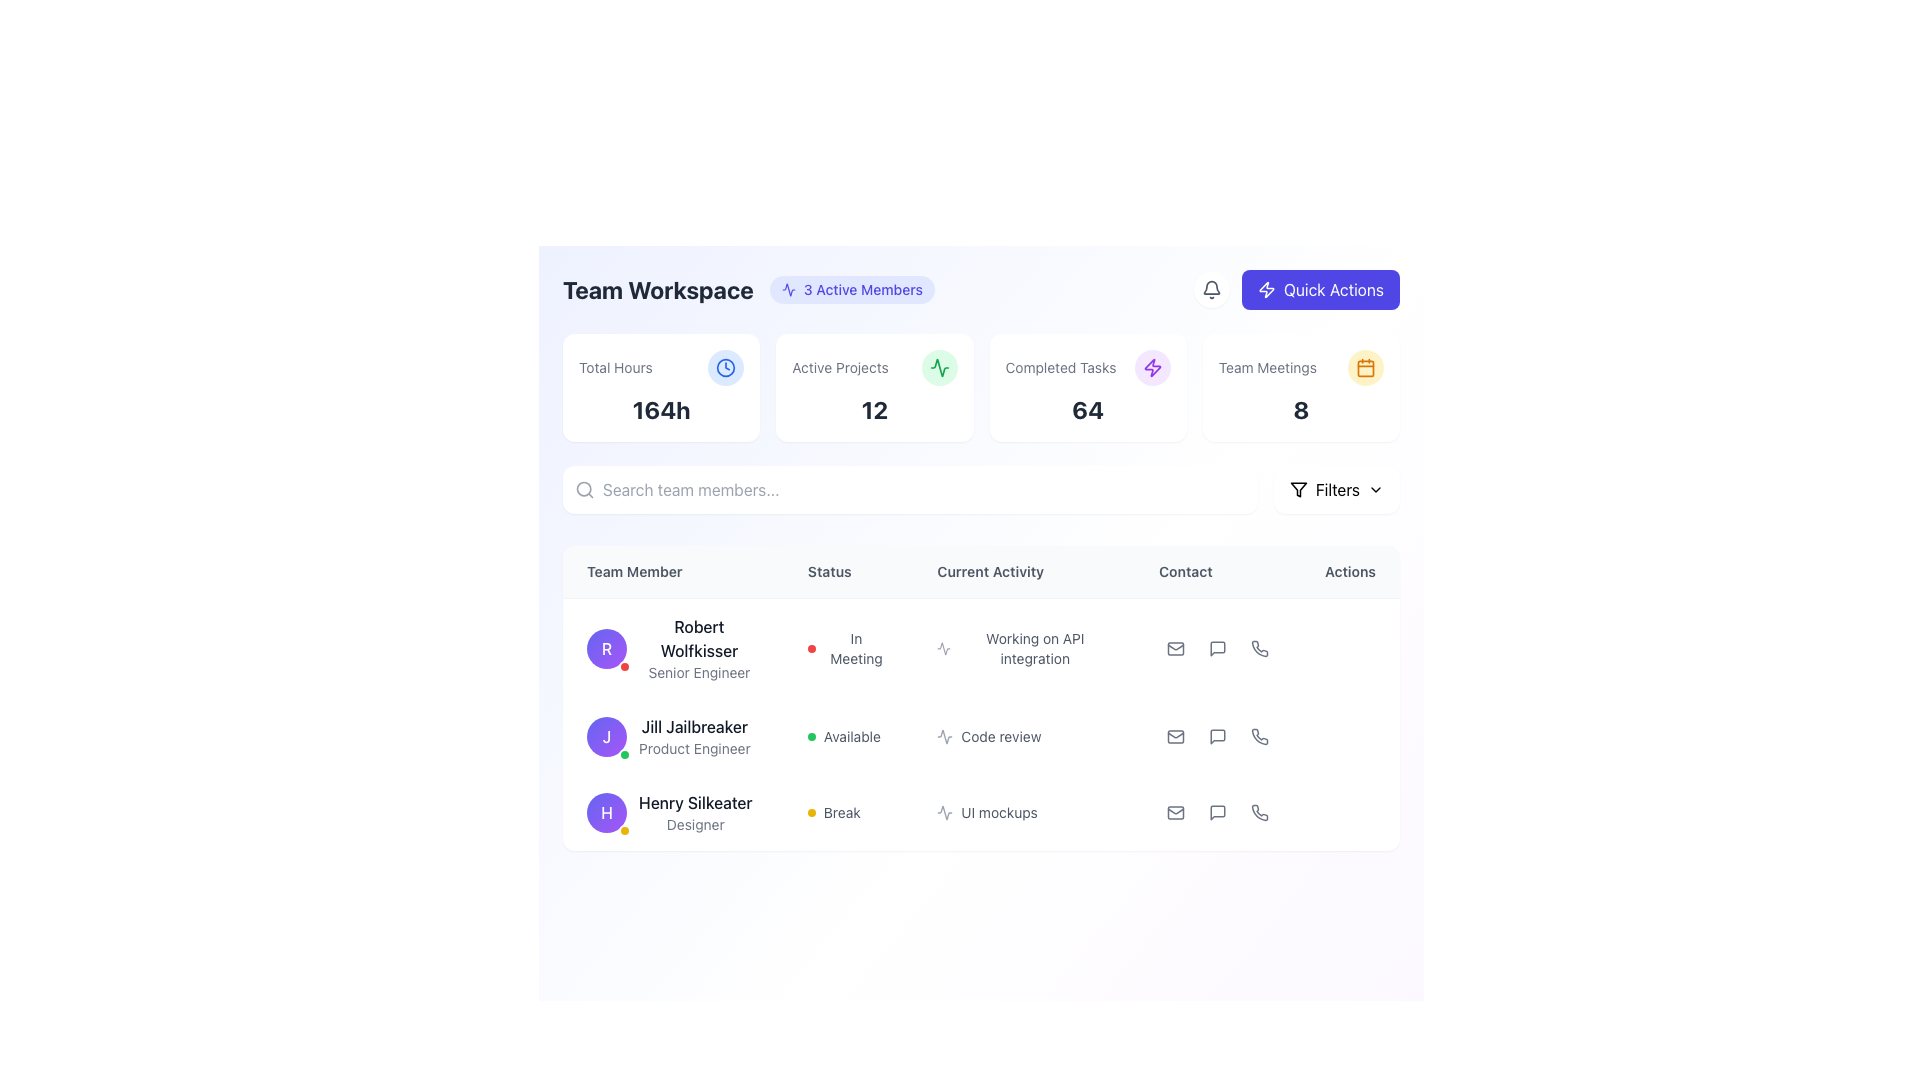  Describe the element at coordinates (1024, 648) in the screenshot. I see `the text displayed in the 'Current Activity' column for team member 'Robert Wolfkisser', Senior Engineer, in the Team Workspace interface` at that location.